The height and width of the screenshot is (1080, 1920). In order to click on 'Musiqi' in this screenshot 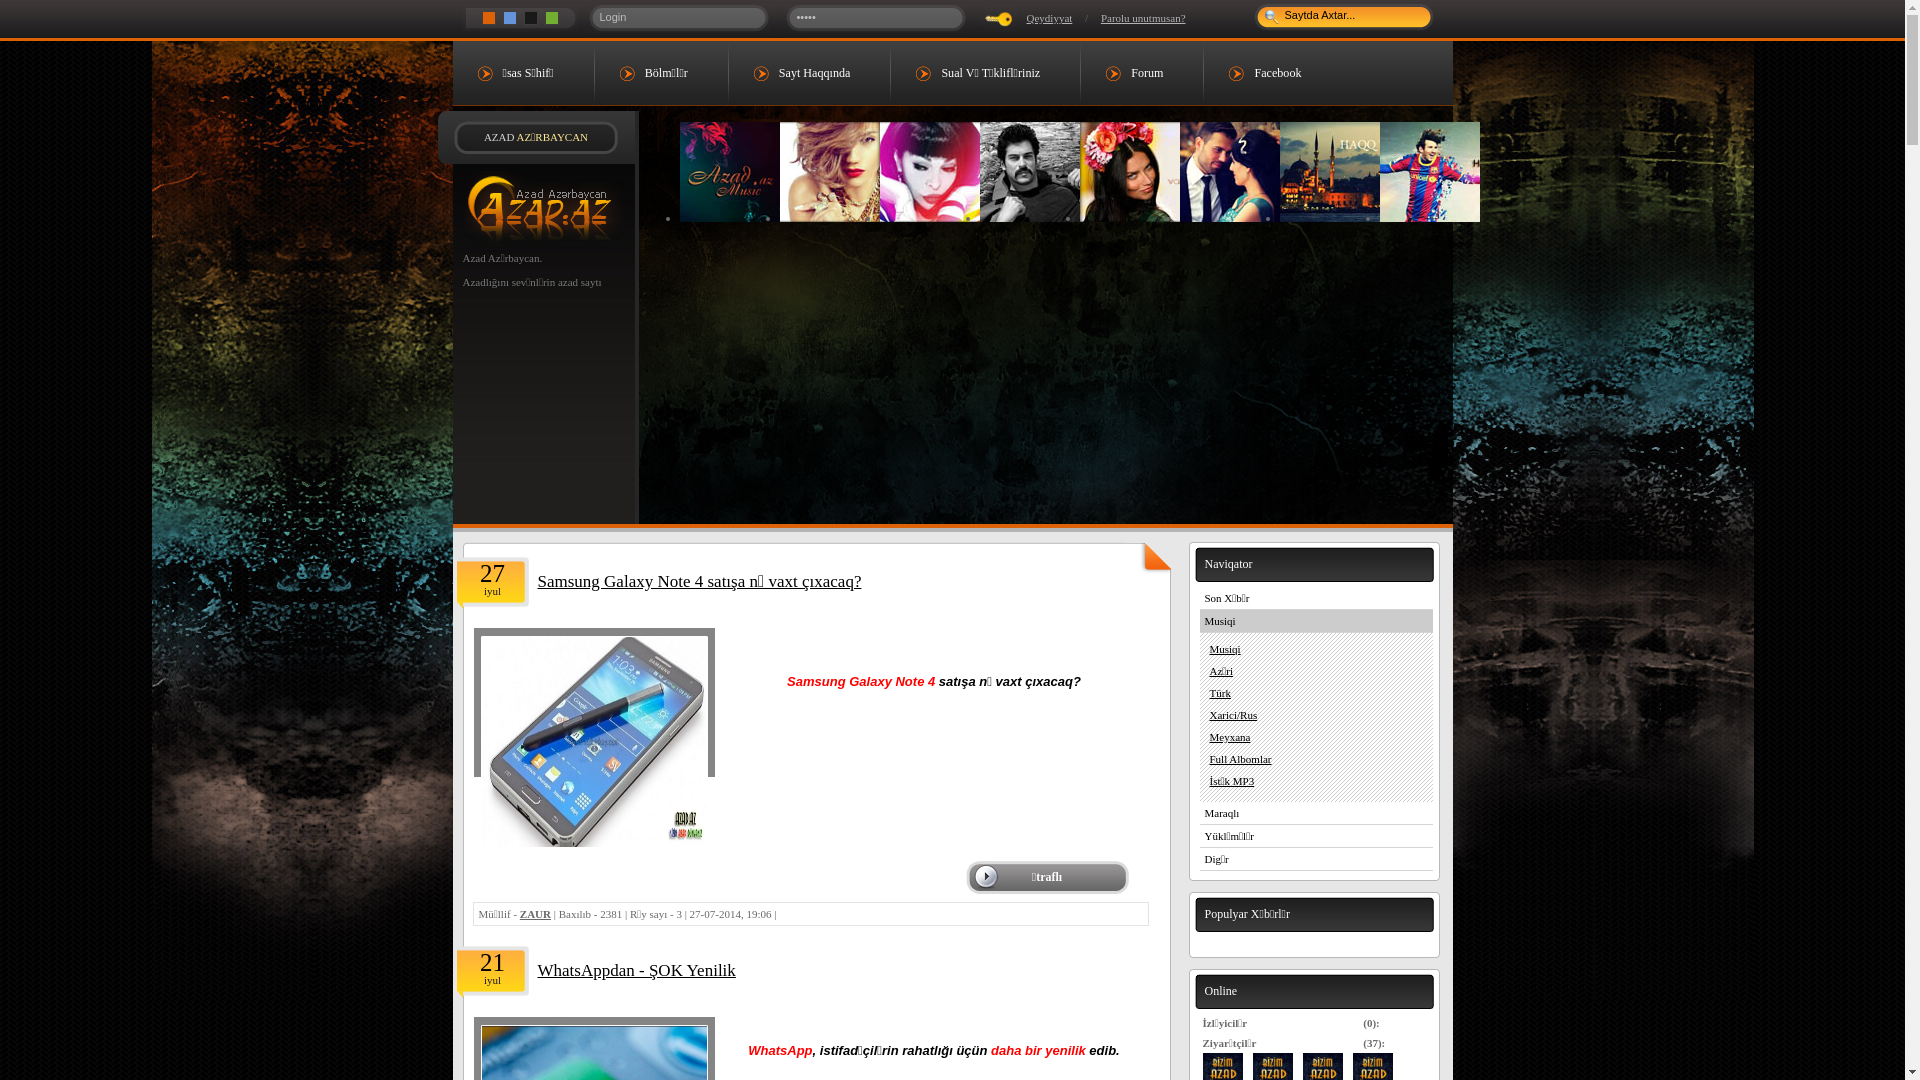, I will do `click(1315, 648)`.